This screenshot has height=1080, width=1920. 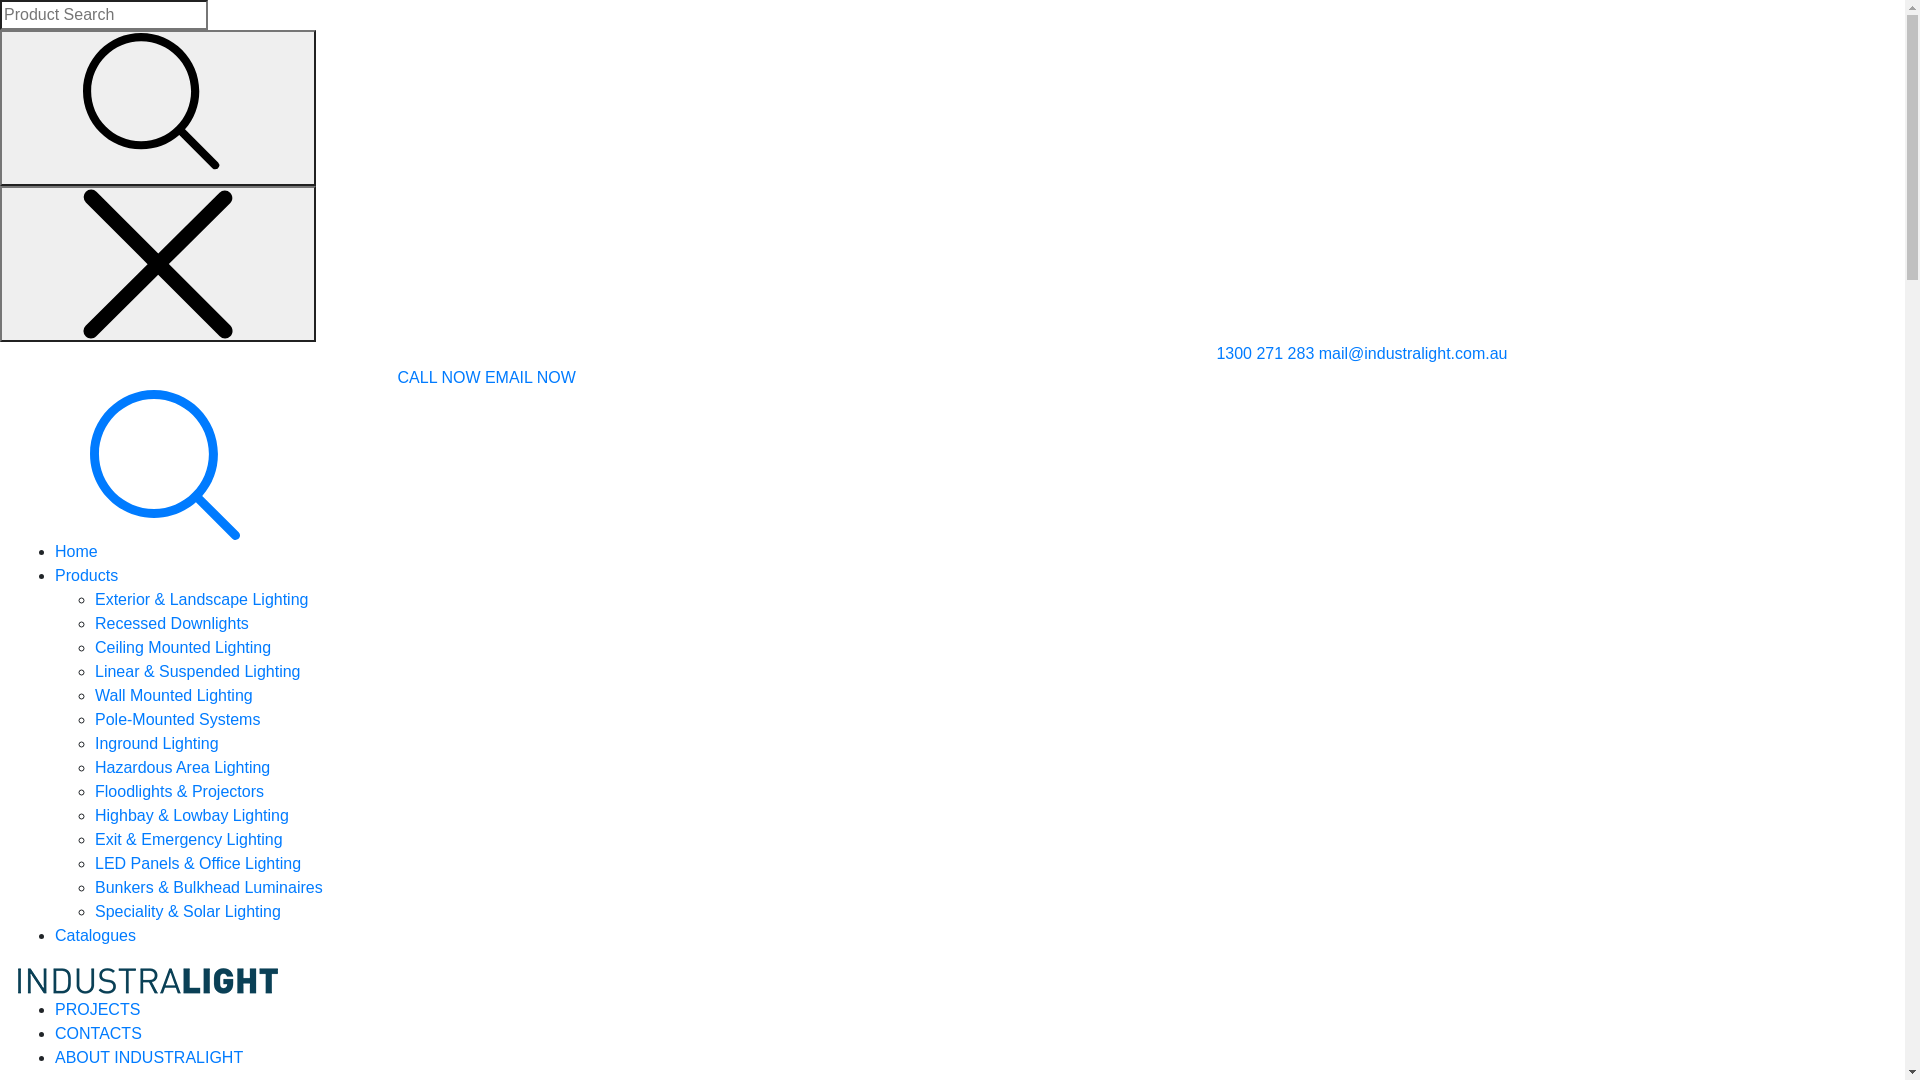 I want to click on 'Inground Lighting', so click(x=94, y=743).